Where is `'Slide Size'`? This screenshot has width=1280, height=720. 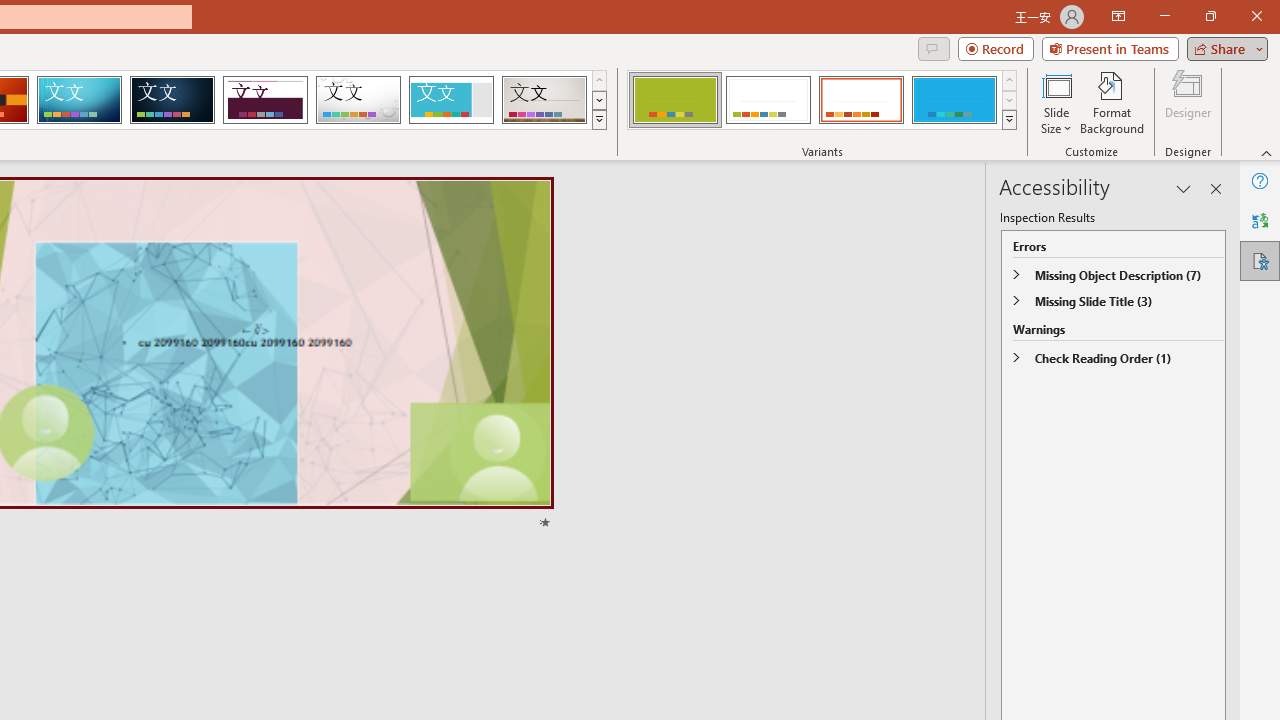
'Slide Size' is located at coordinates (1055, 103).